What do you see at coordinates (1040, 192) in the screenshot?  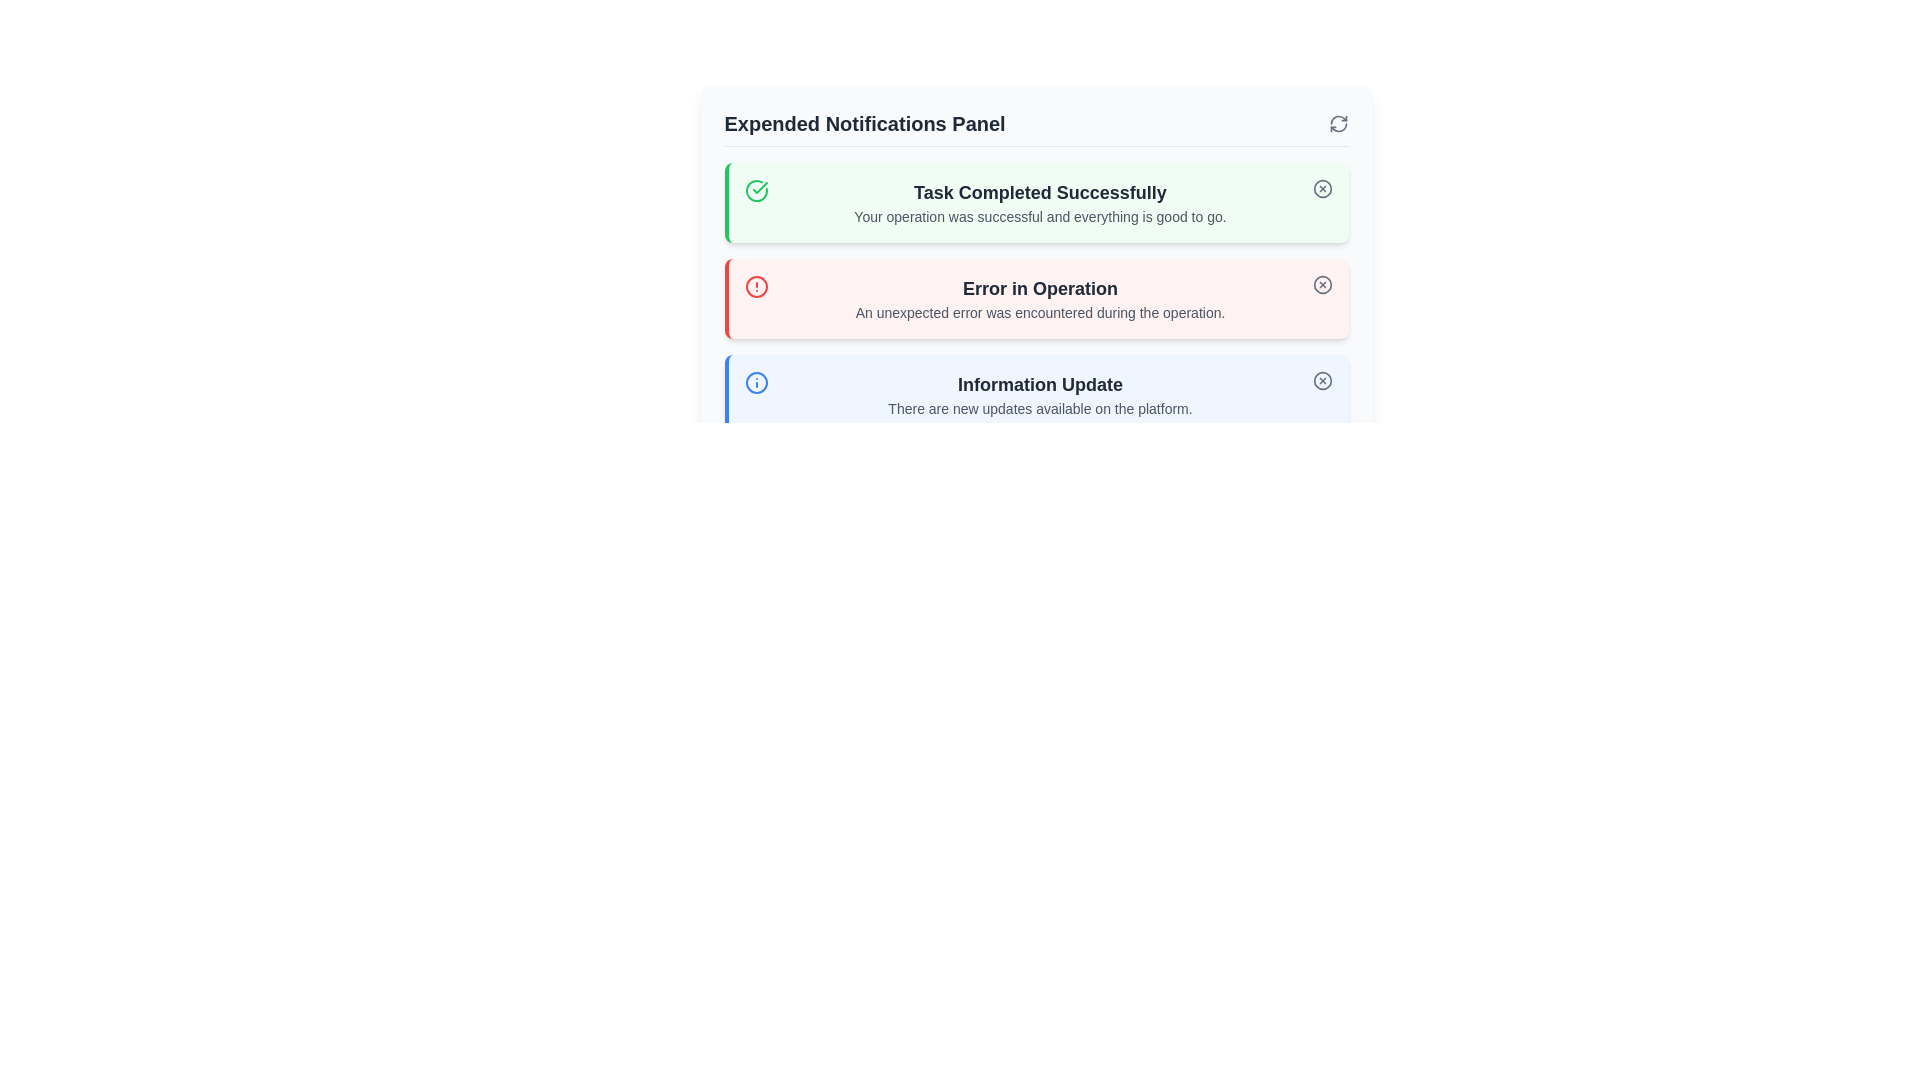 I see `success message from the Text Label located in the uppermost notification panel, which indicates that a task has been completed successfully` at bounding box center [1040, 192].